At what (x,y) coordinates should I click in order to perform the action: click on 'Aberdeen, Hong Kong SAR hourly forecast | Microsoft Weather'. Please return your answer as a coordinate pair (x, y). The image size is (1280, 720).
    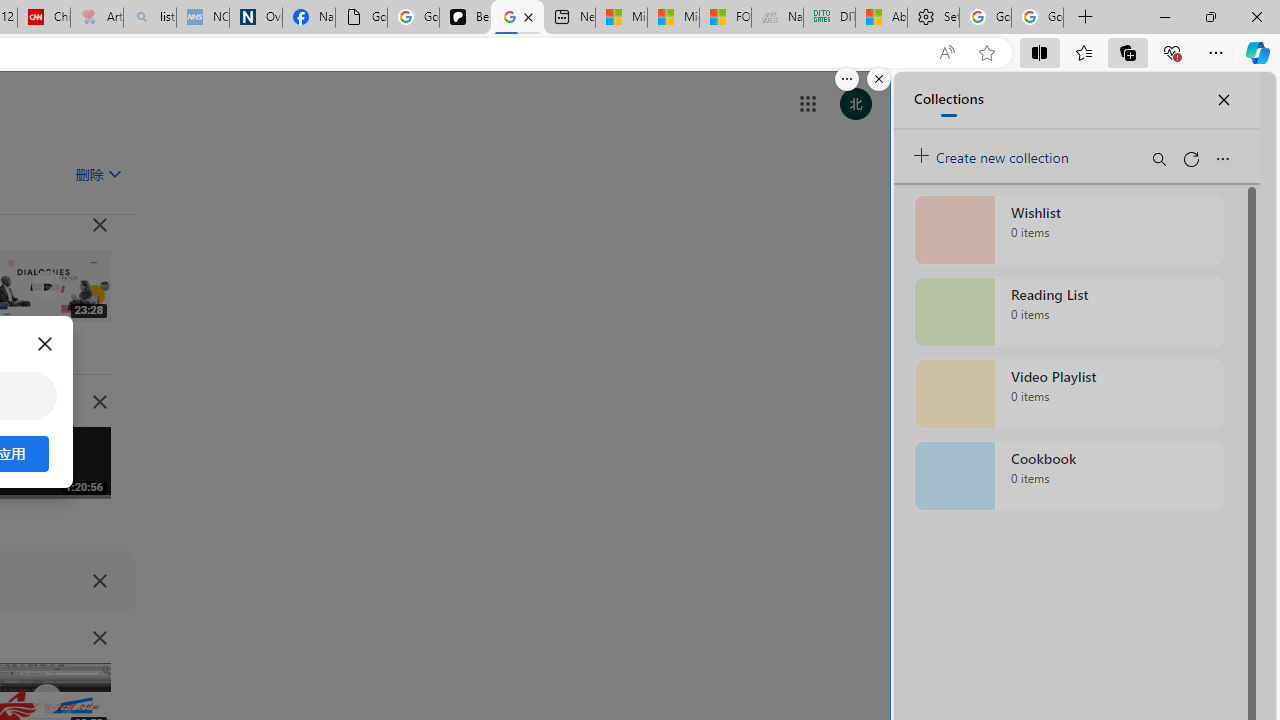
    Looking at the image, I should click on (880, 17).